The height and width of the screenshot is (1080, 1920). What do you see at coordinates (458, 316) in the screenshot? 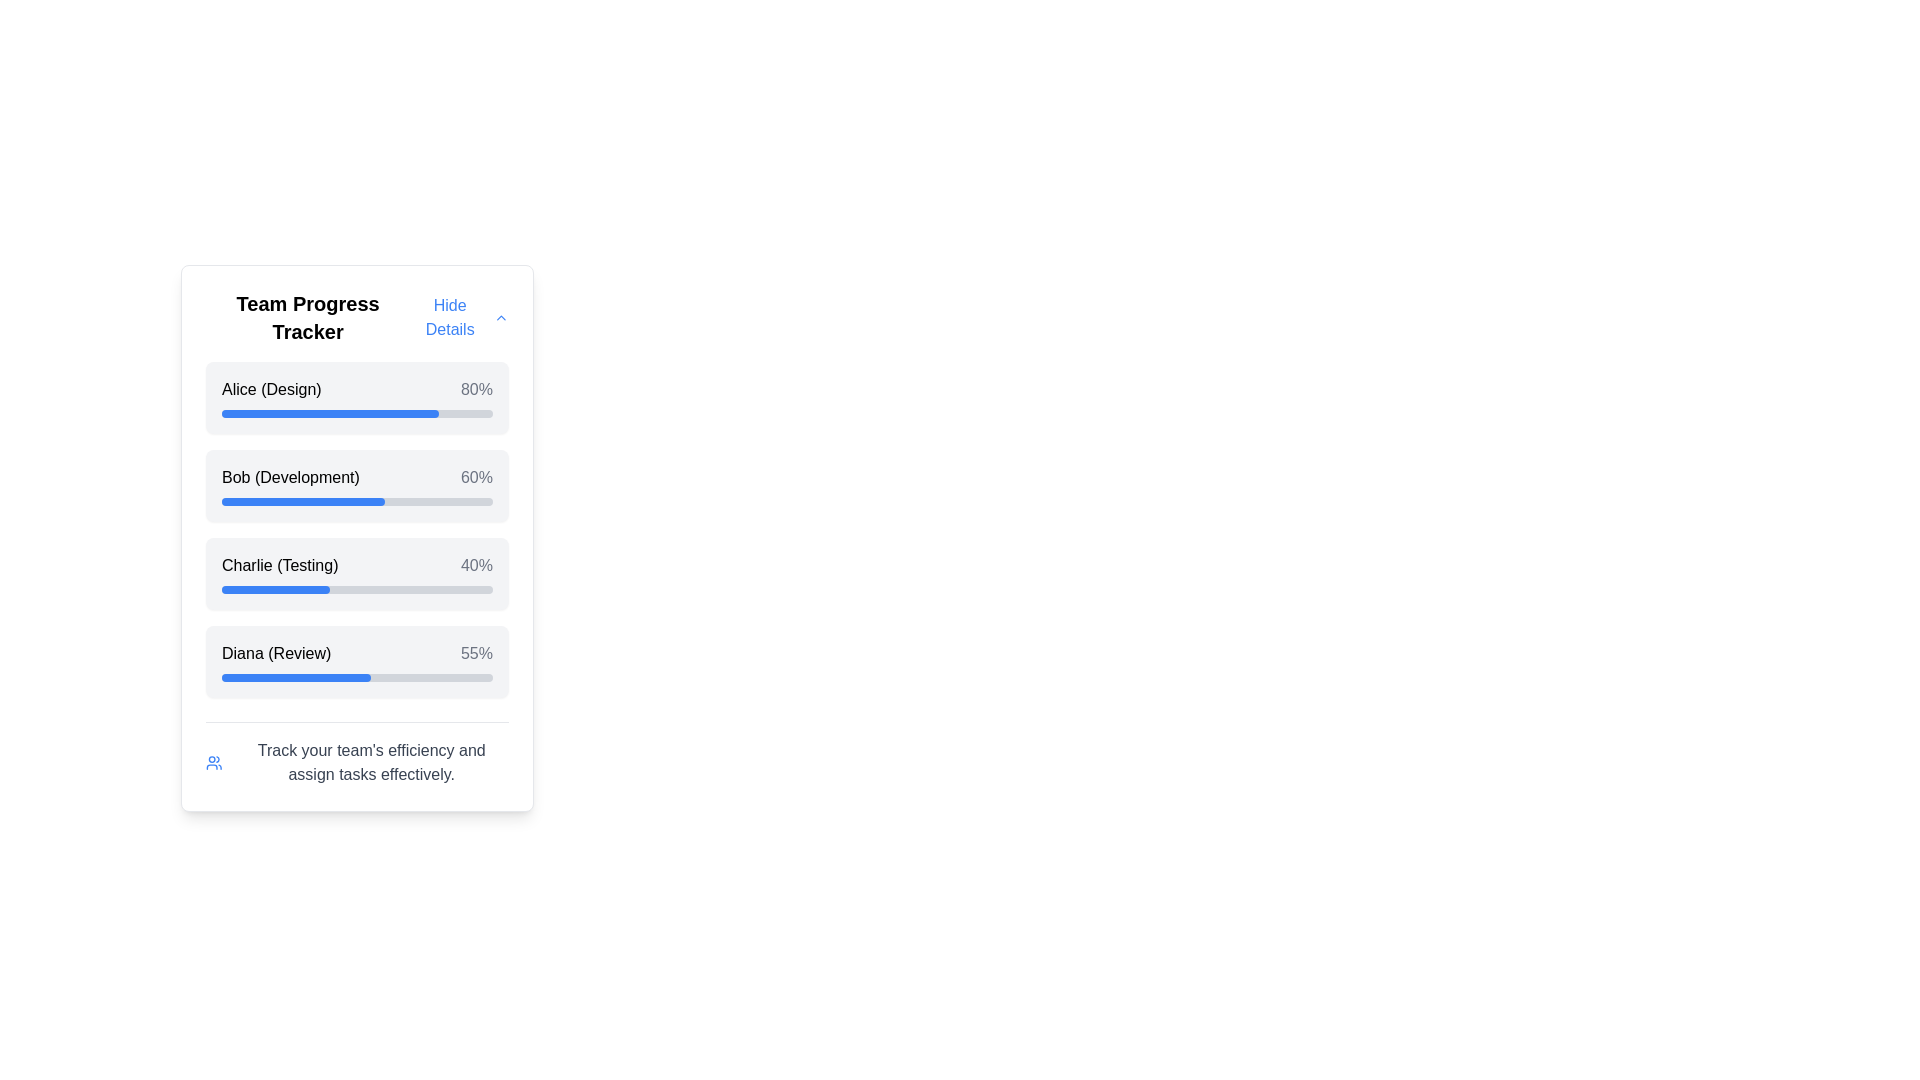
I see `the interactive button labeled 'Hide Details' with a blue text and upward-facing chevron icon located at the top-right corner of the 'Team Progress Tracker' card` at bounding box center [458, 316].